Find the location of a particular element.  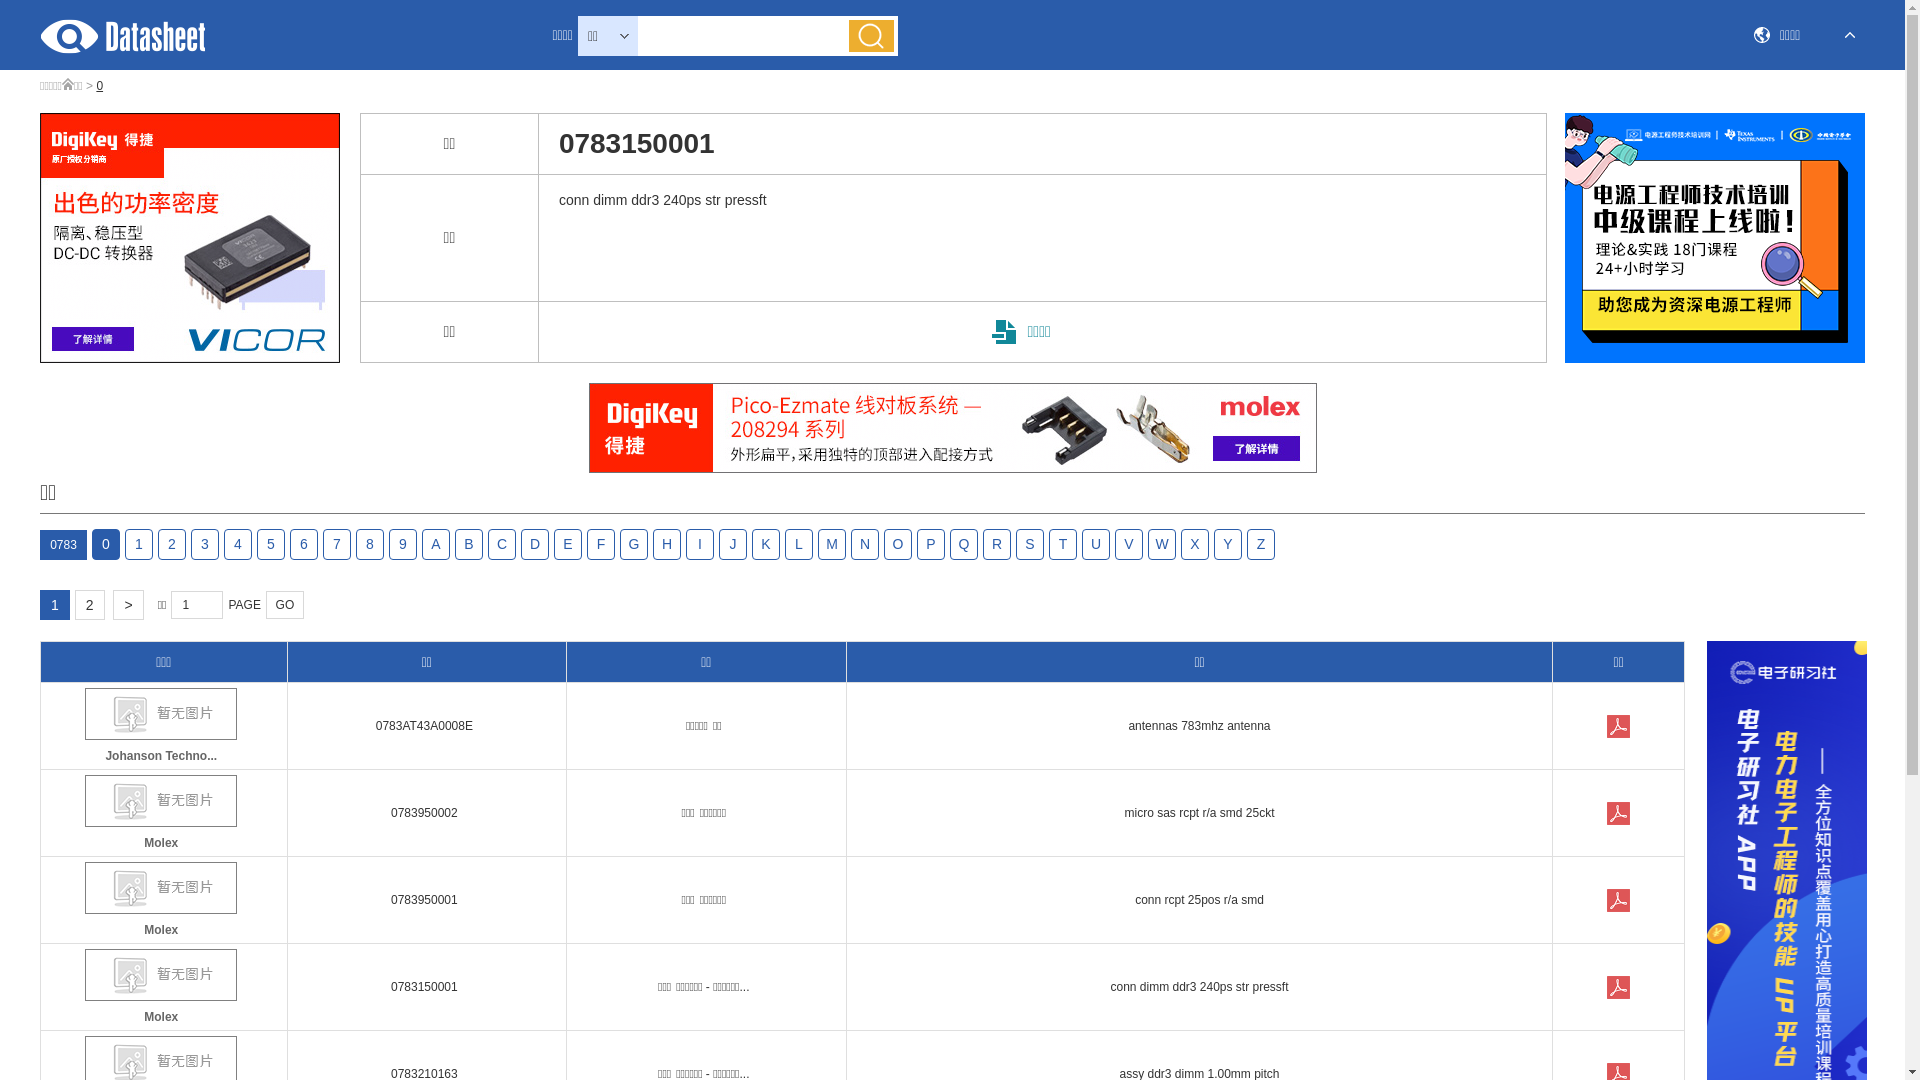

'4' is located at coordinates (238, 544).